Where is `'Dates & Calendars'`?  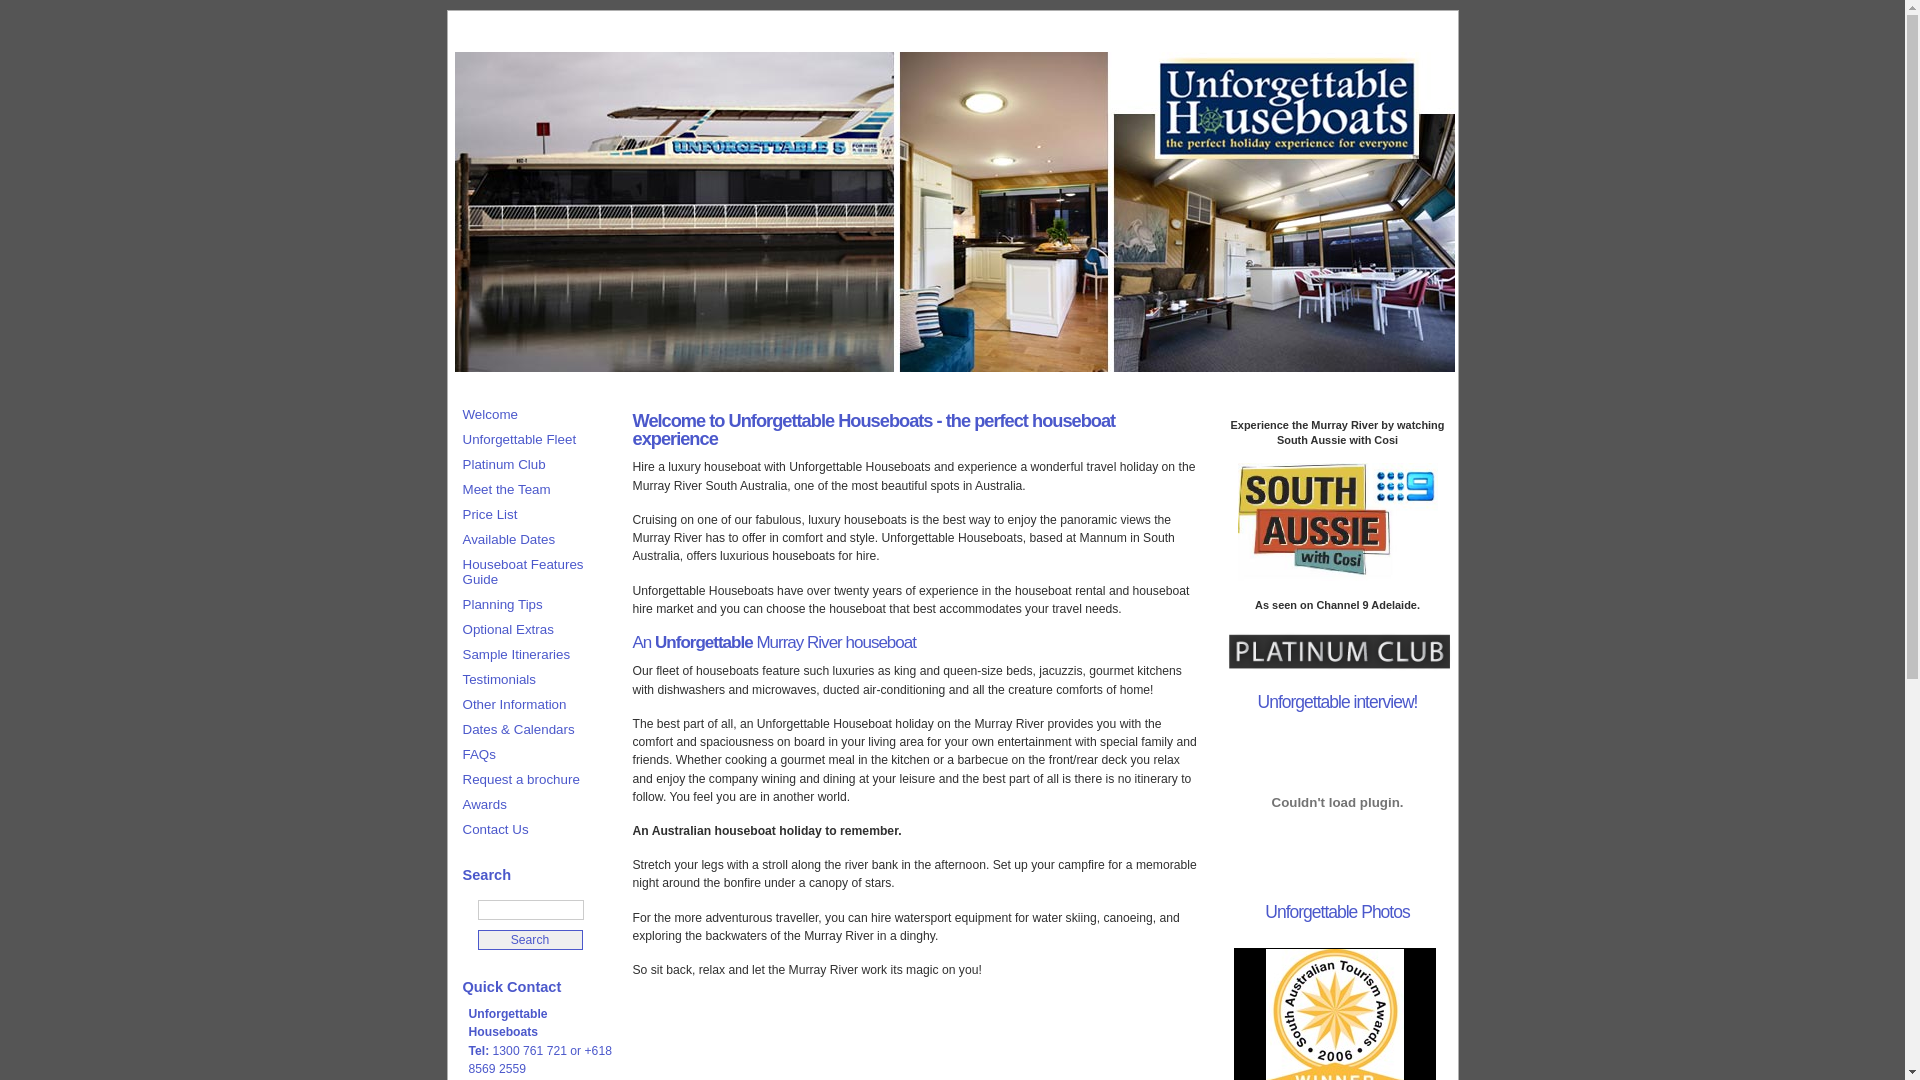 'Dates & Calendars' is located at coordinates (534, 729).